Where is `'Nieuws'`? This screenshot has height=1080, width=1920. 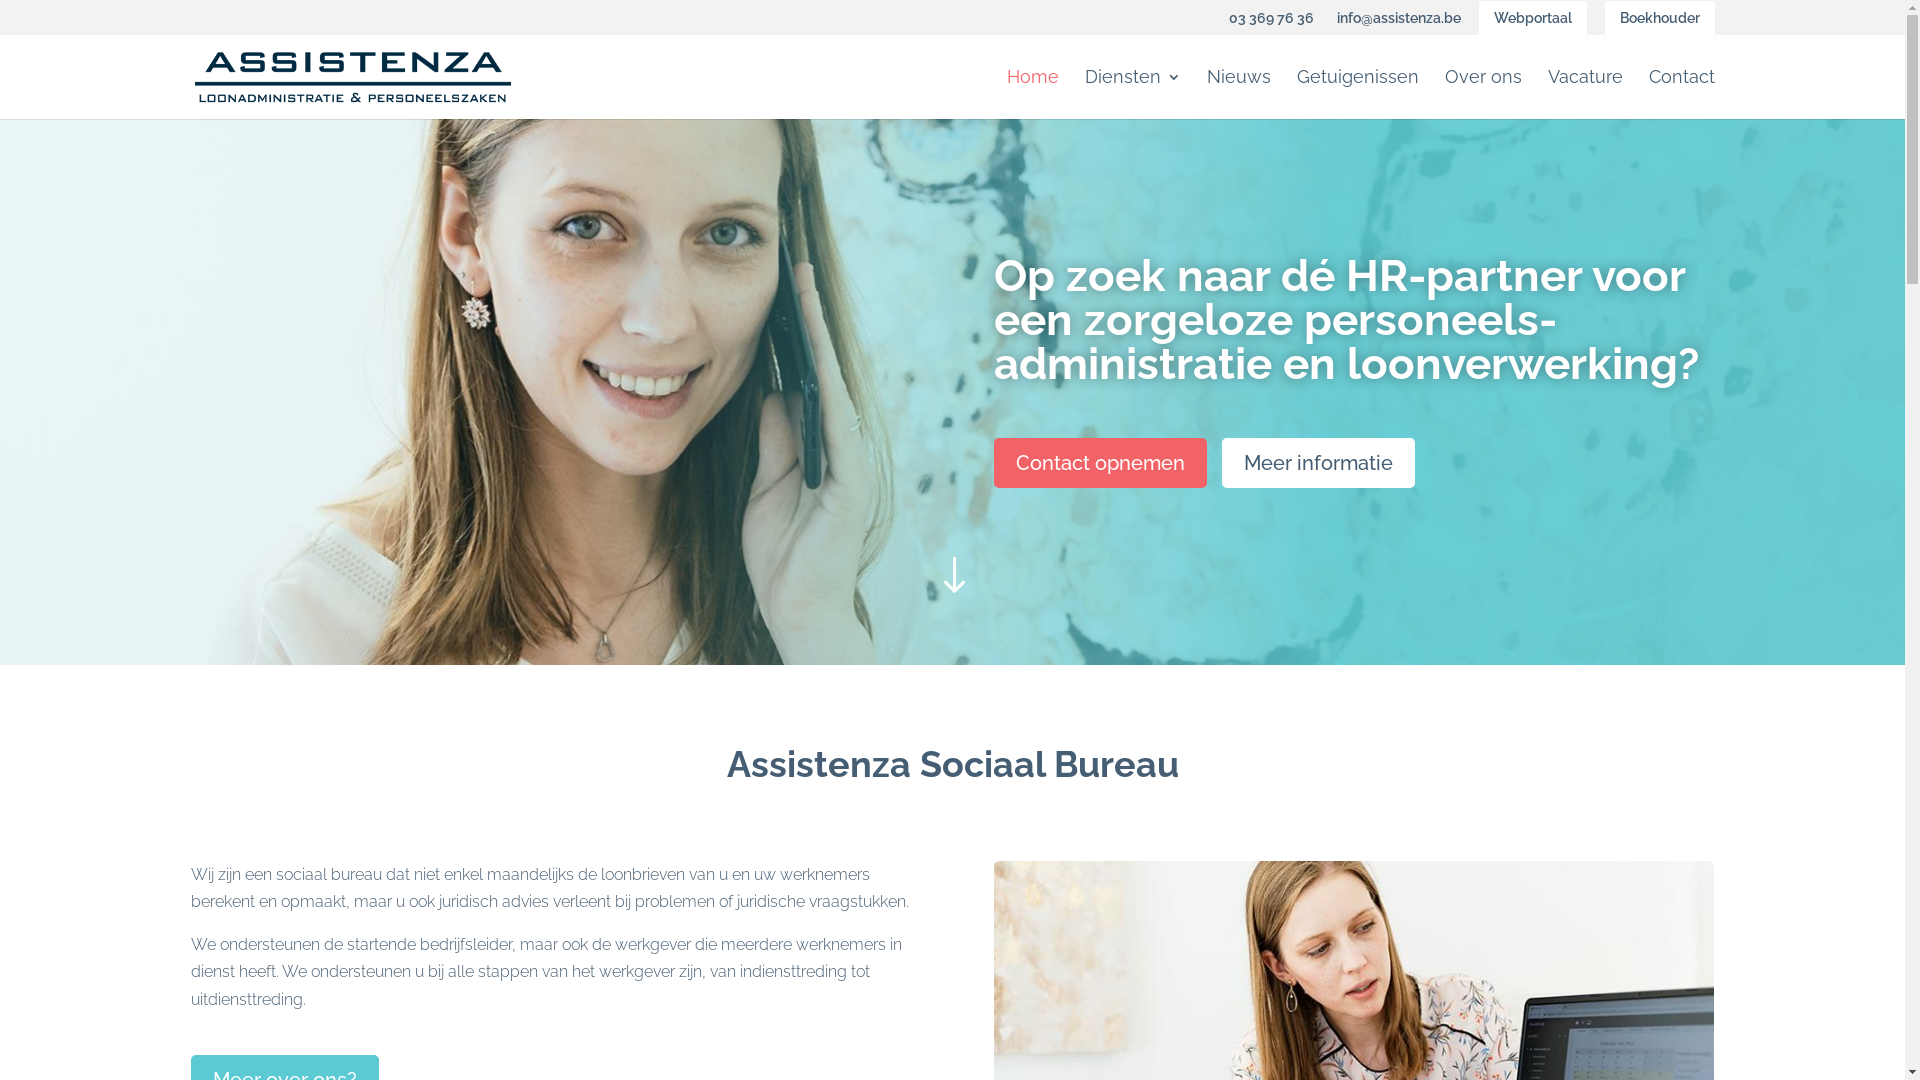 'Nieuws' is located at coordinates (1237, 94).